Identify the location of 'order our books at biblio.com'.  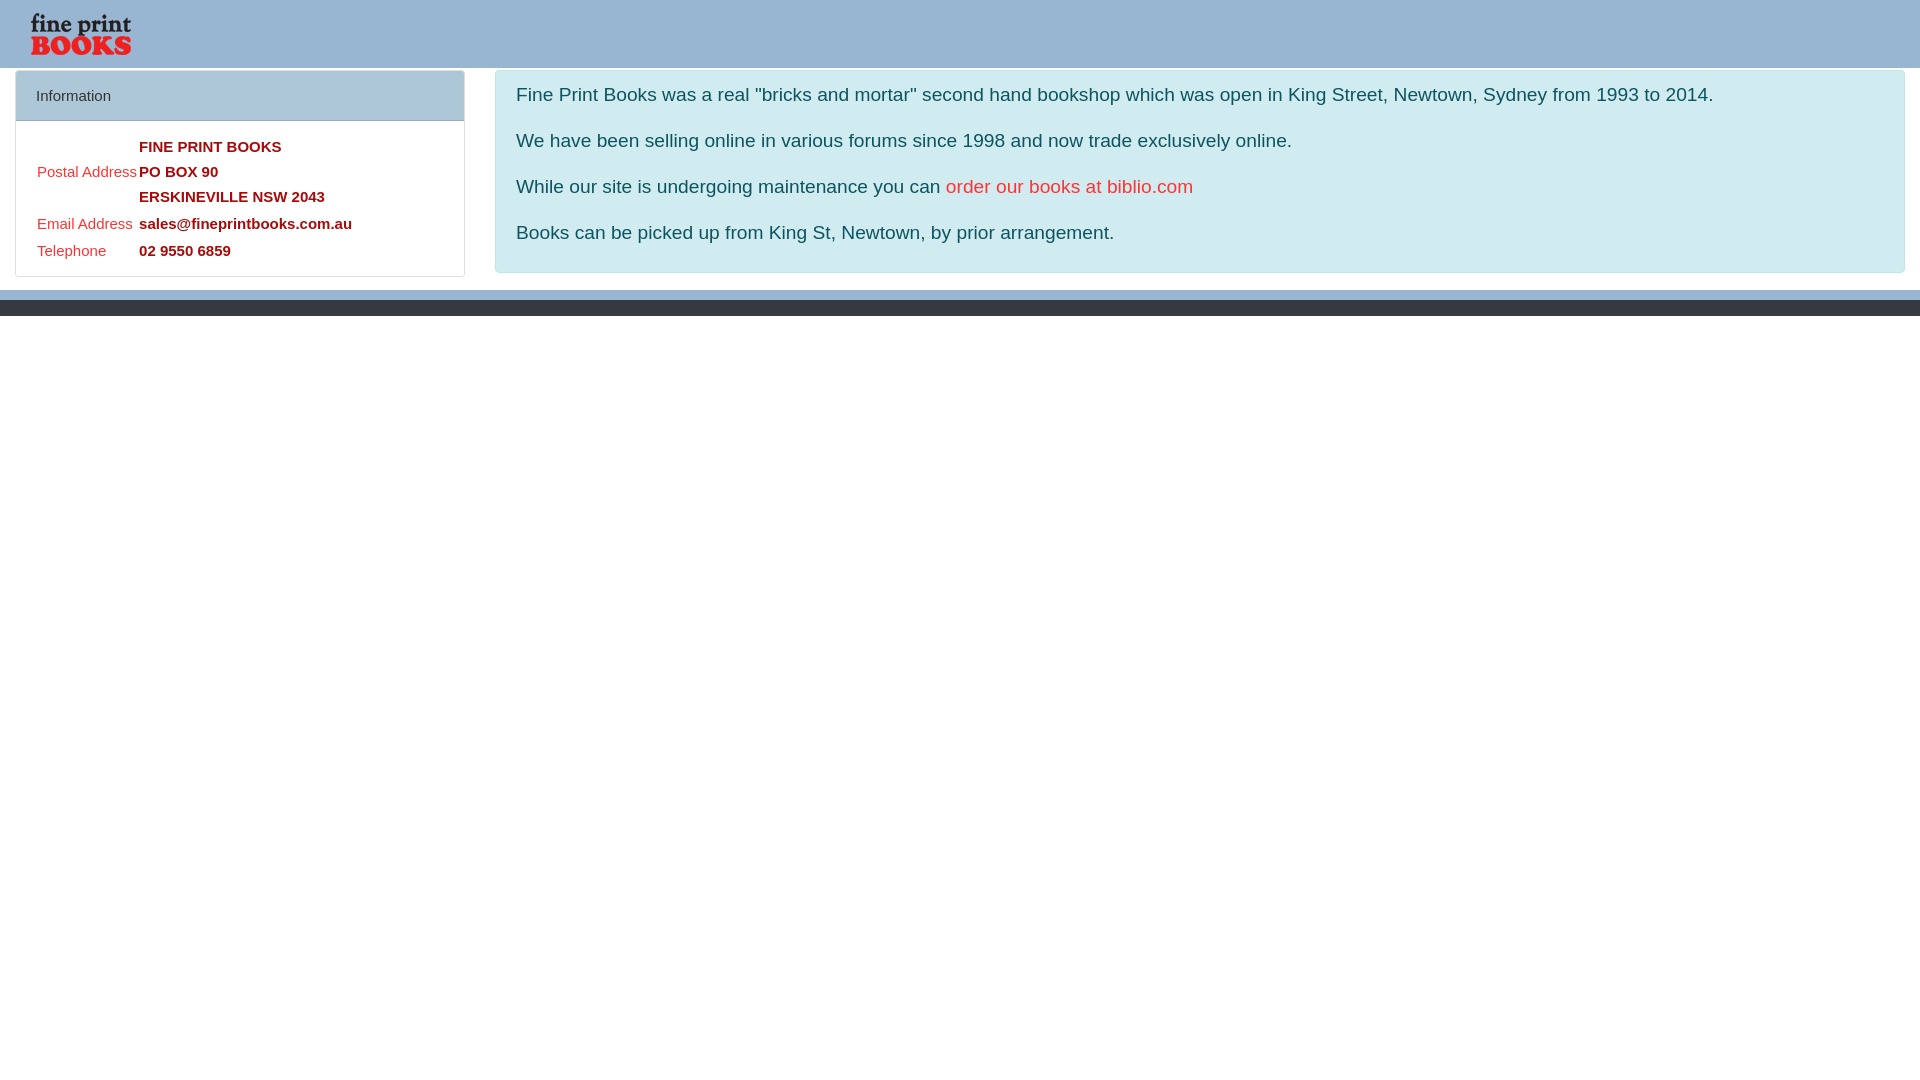
(1068, 186).